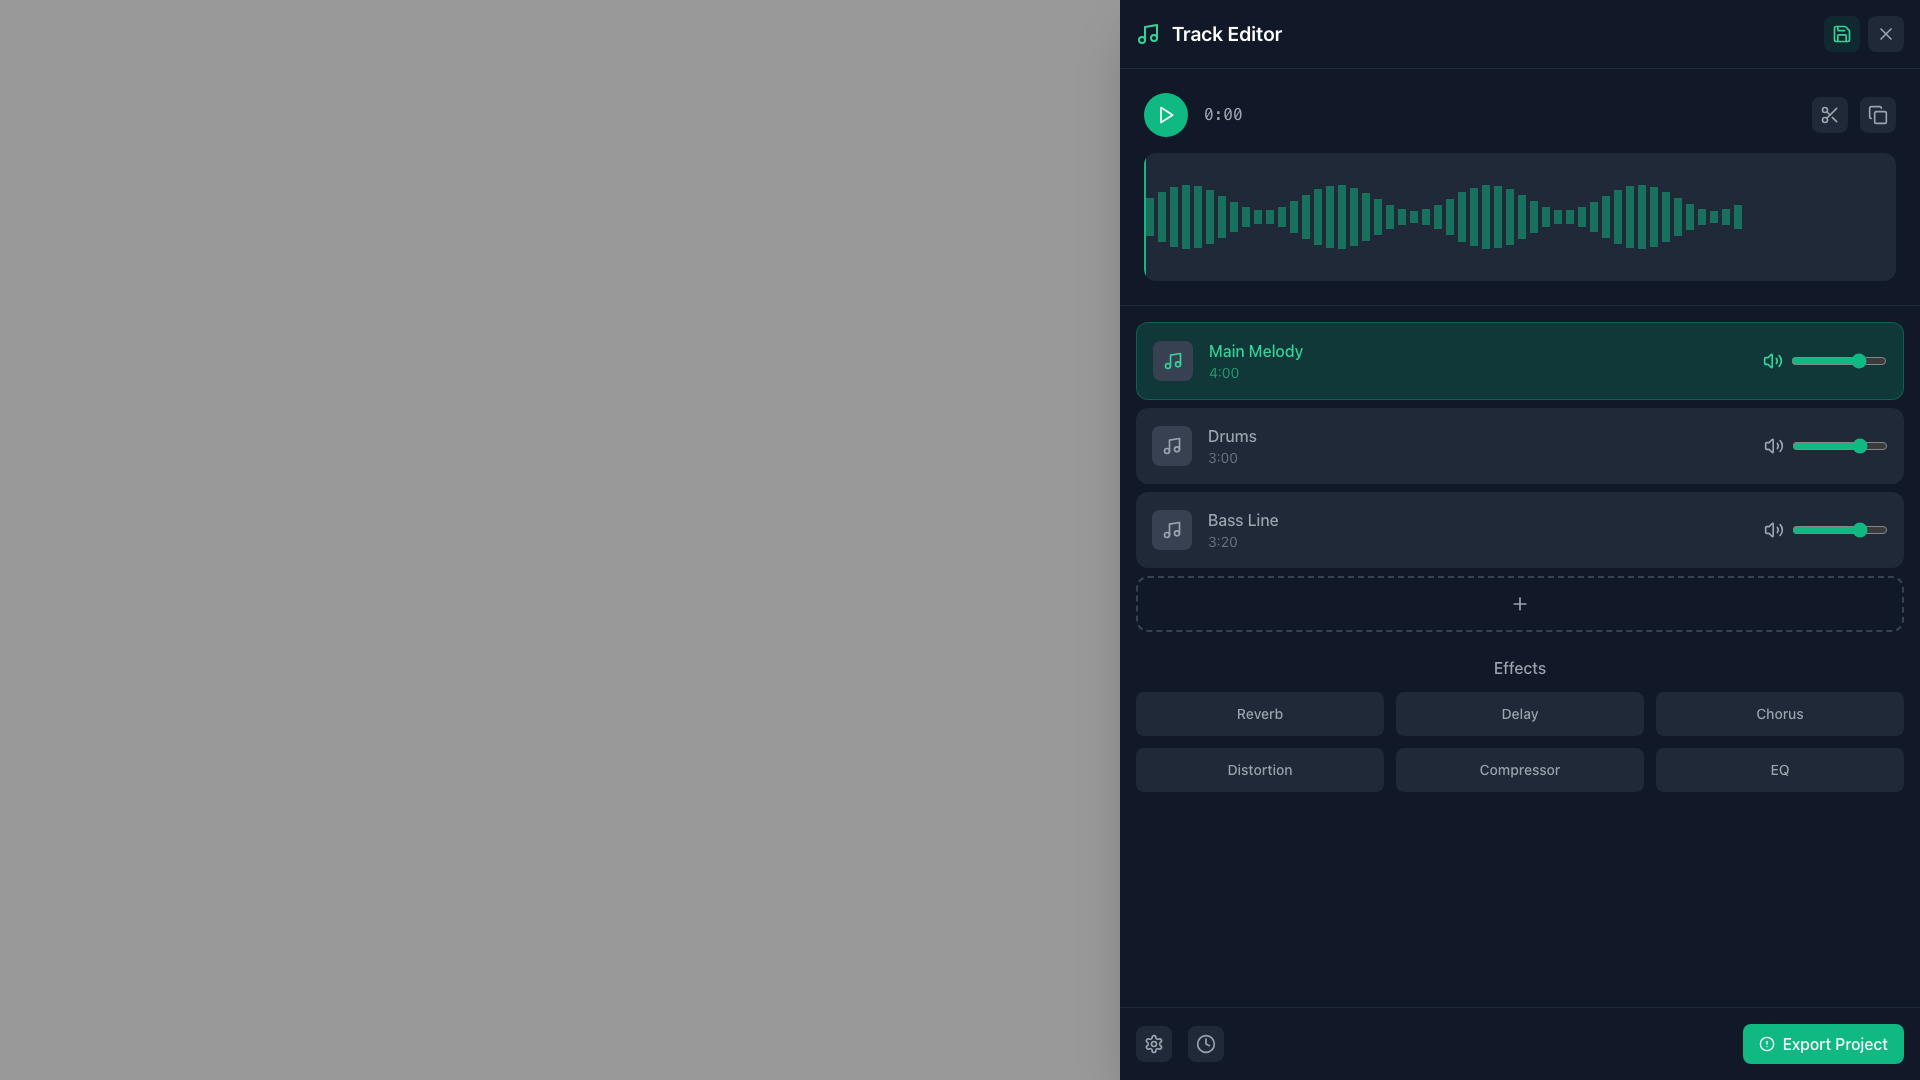 The height and width of the screenshot is (1080, 1920). I want to click on the volume icon located in the 'Bass Line' row, so click(1769, 528).